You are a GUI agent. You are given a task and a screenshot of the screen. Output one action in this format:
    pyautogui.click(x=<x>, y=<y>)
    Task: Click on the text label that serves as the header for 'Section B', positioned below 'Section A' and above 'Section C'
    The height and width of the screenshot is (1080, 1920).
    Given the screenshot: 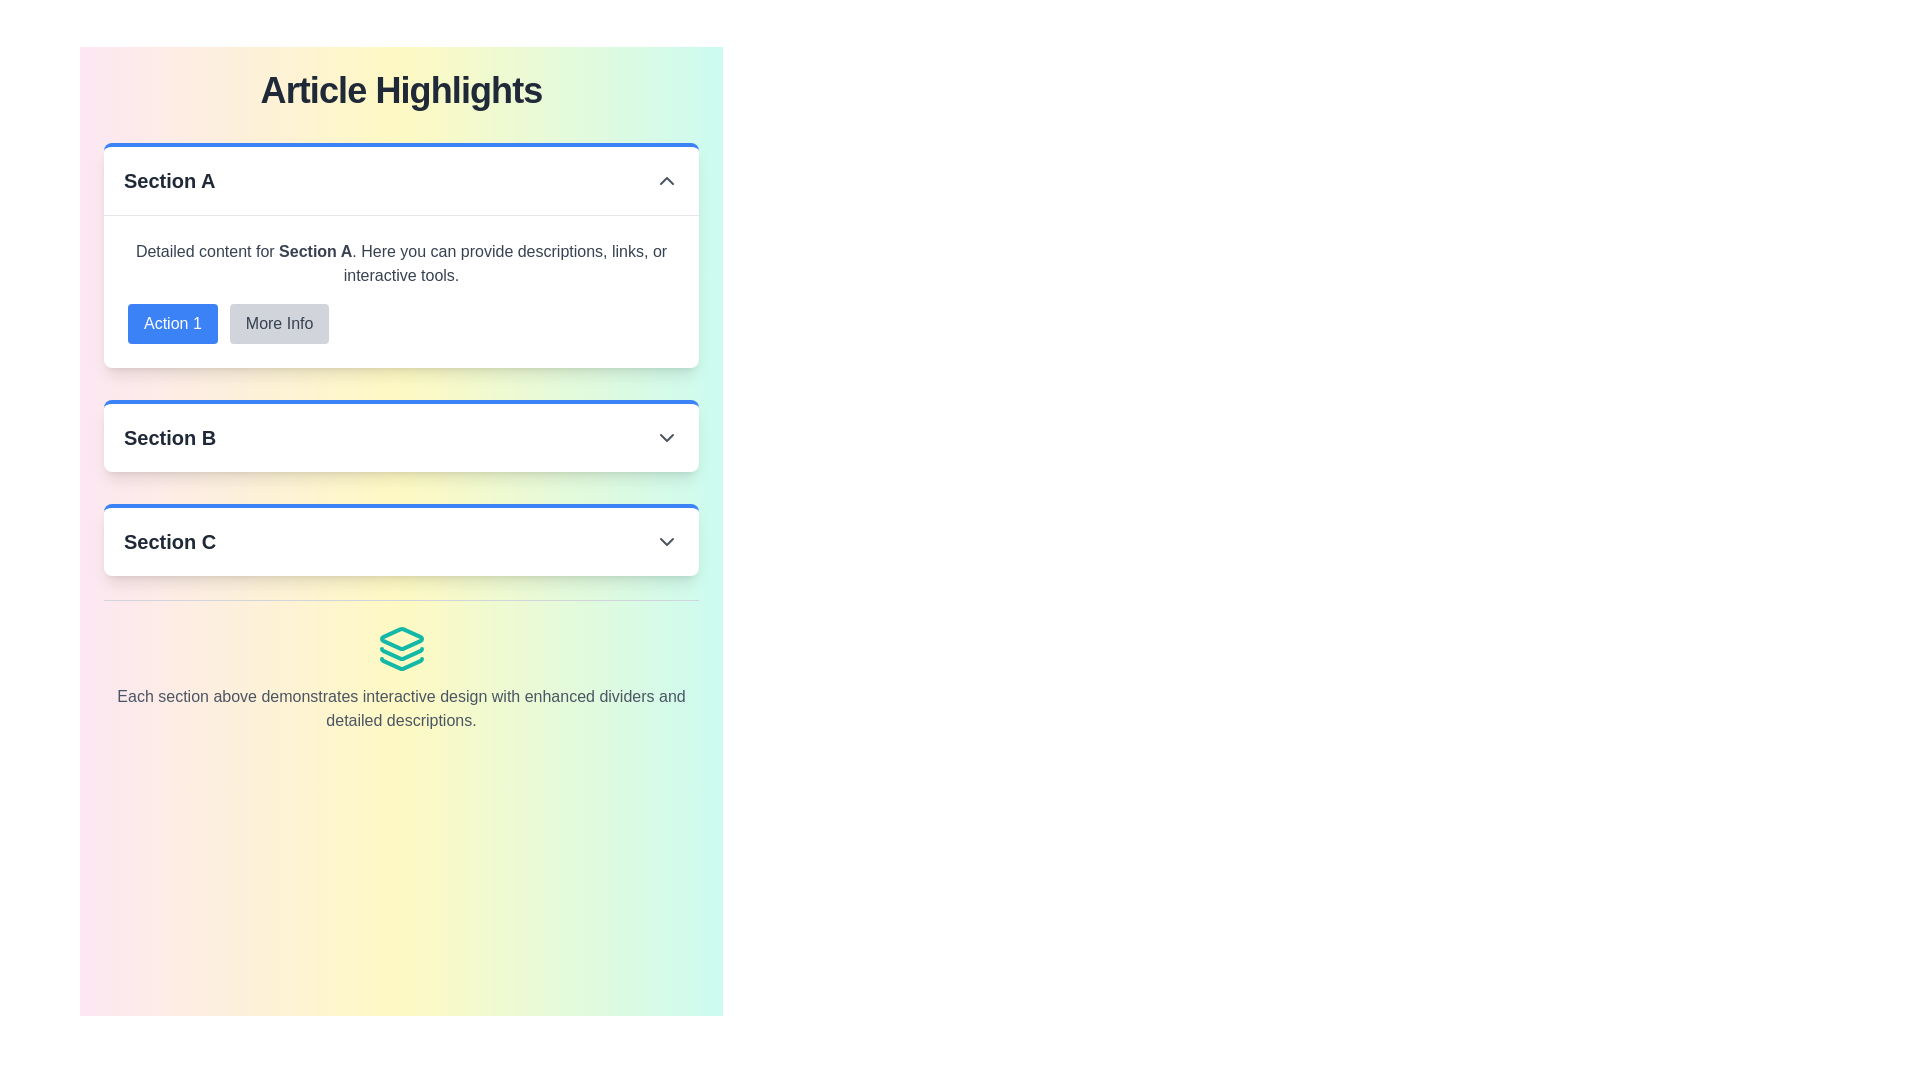 What is the action you would take?
    pyautogui.click(x=170, y=437)
    